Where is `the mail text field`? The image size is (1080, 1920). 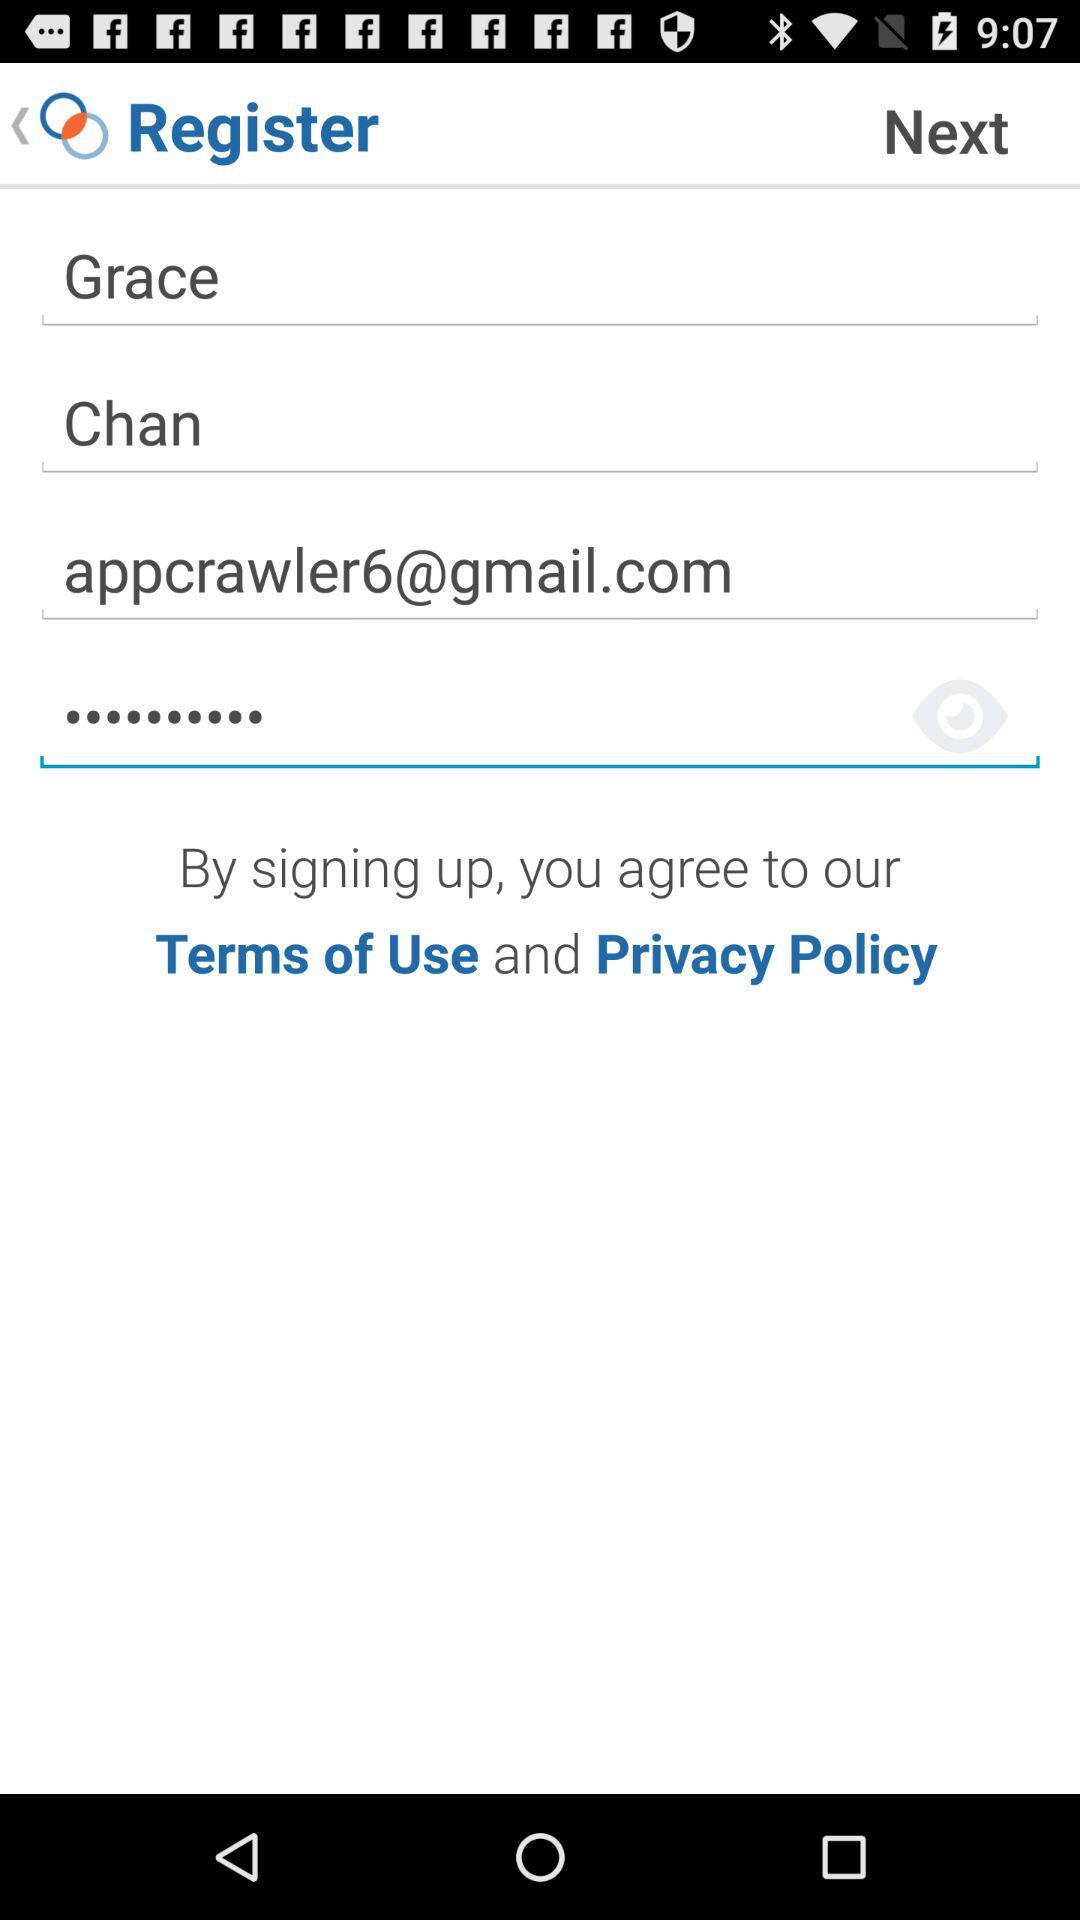
the mail text field is located at coordinates (540, 568).